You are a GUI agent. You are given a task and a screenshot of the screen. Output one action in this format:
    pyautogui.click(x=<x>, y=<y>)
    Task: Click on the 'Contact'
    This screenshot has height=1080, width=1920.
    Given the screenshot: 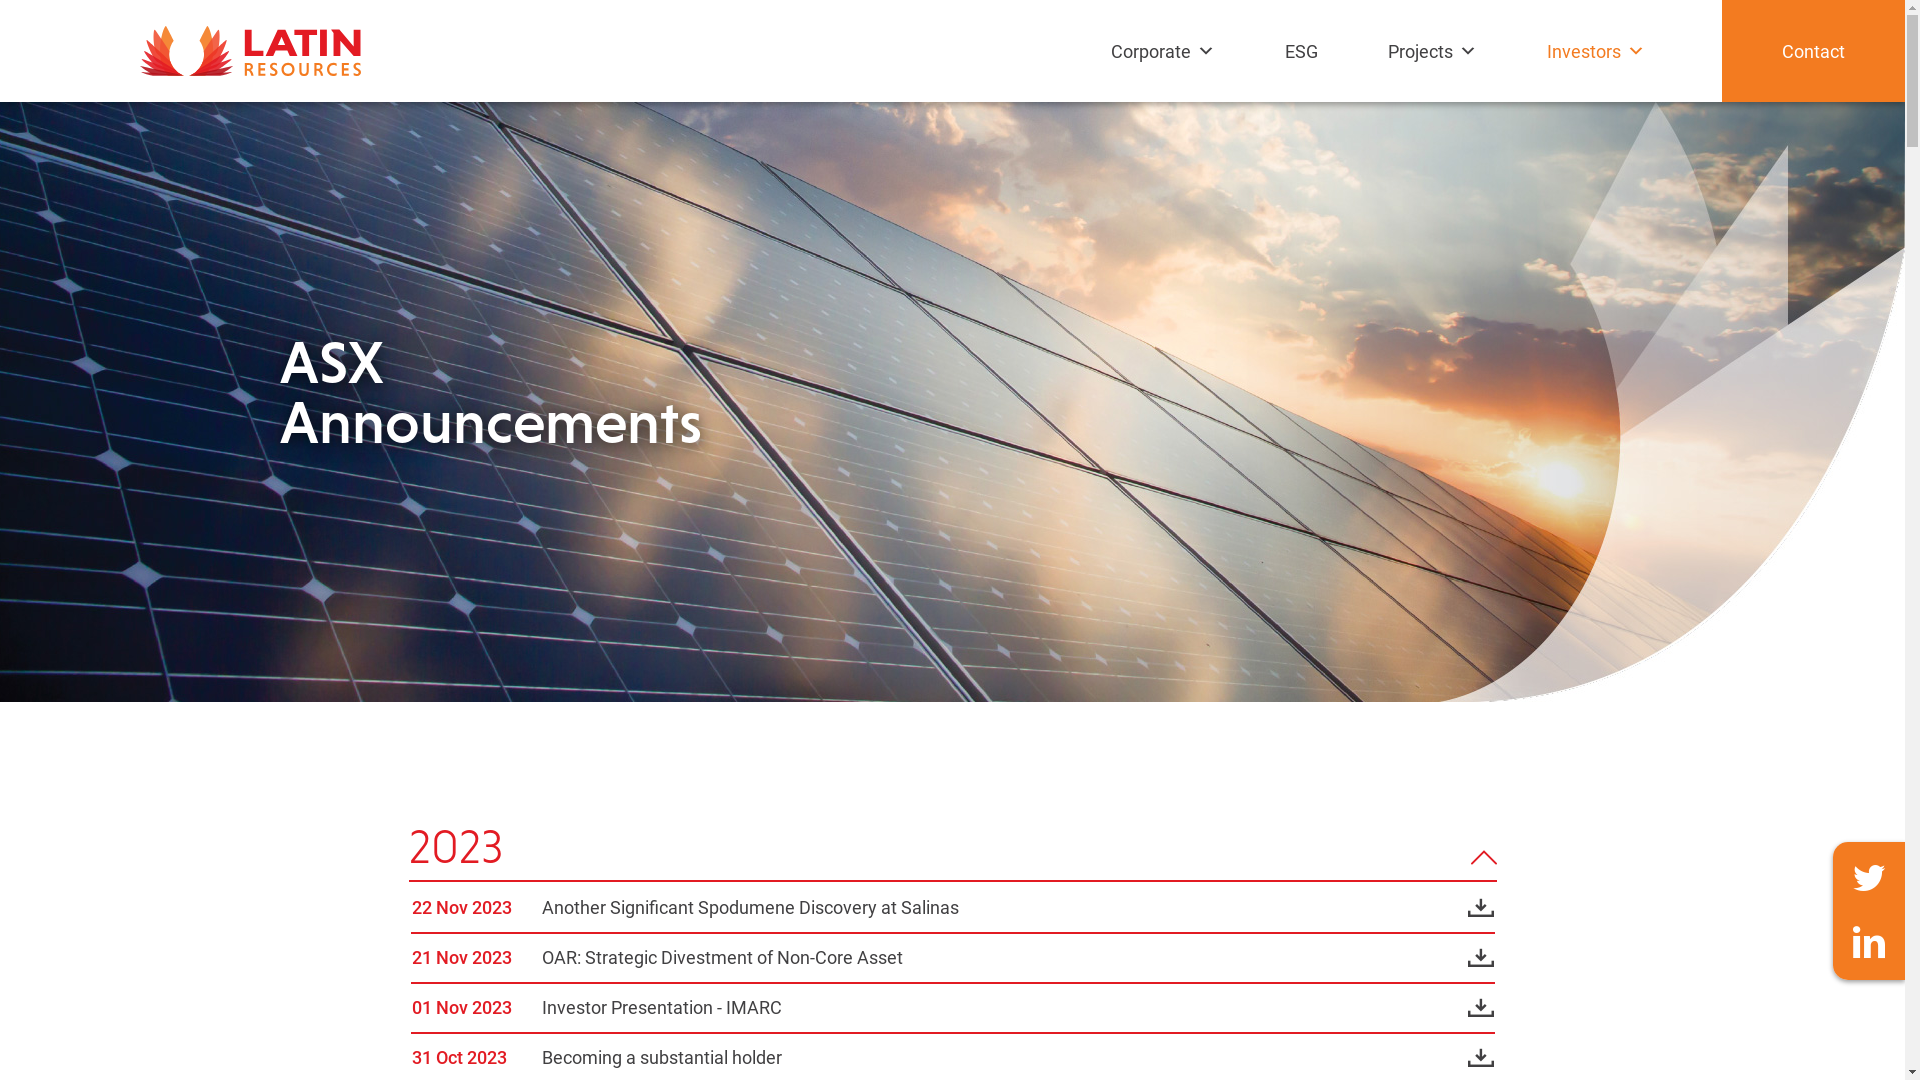 What is the action you would take?
    pyautogui.click(x=1813, y=49)
    